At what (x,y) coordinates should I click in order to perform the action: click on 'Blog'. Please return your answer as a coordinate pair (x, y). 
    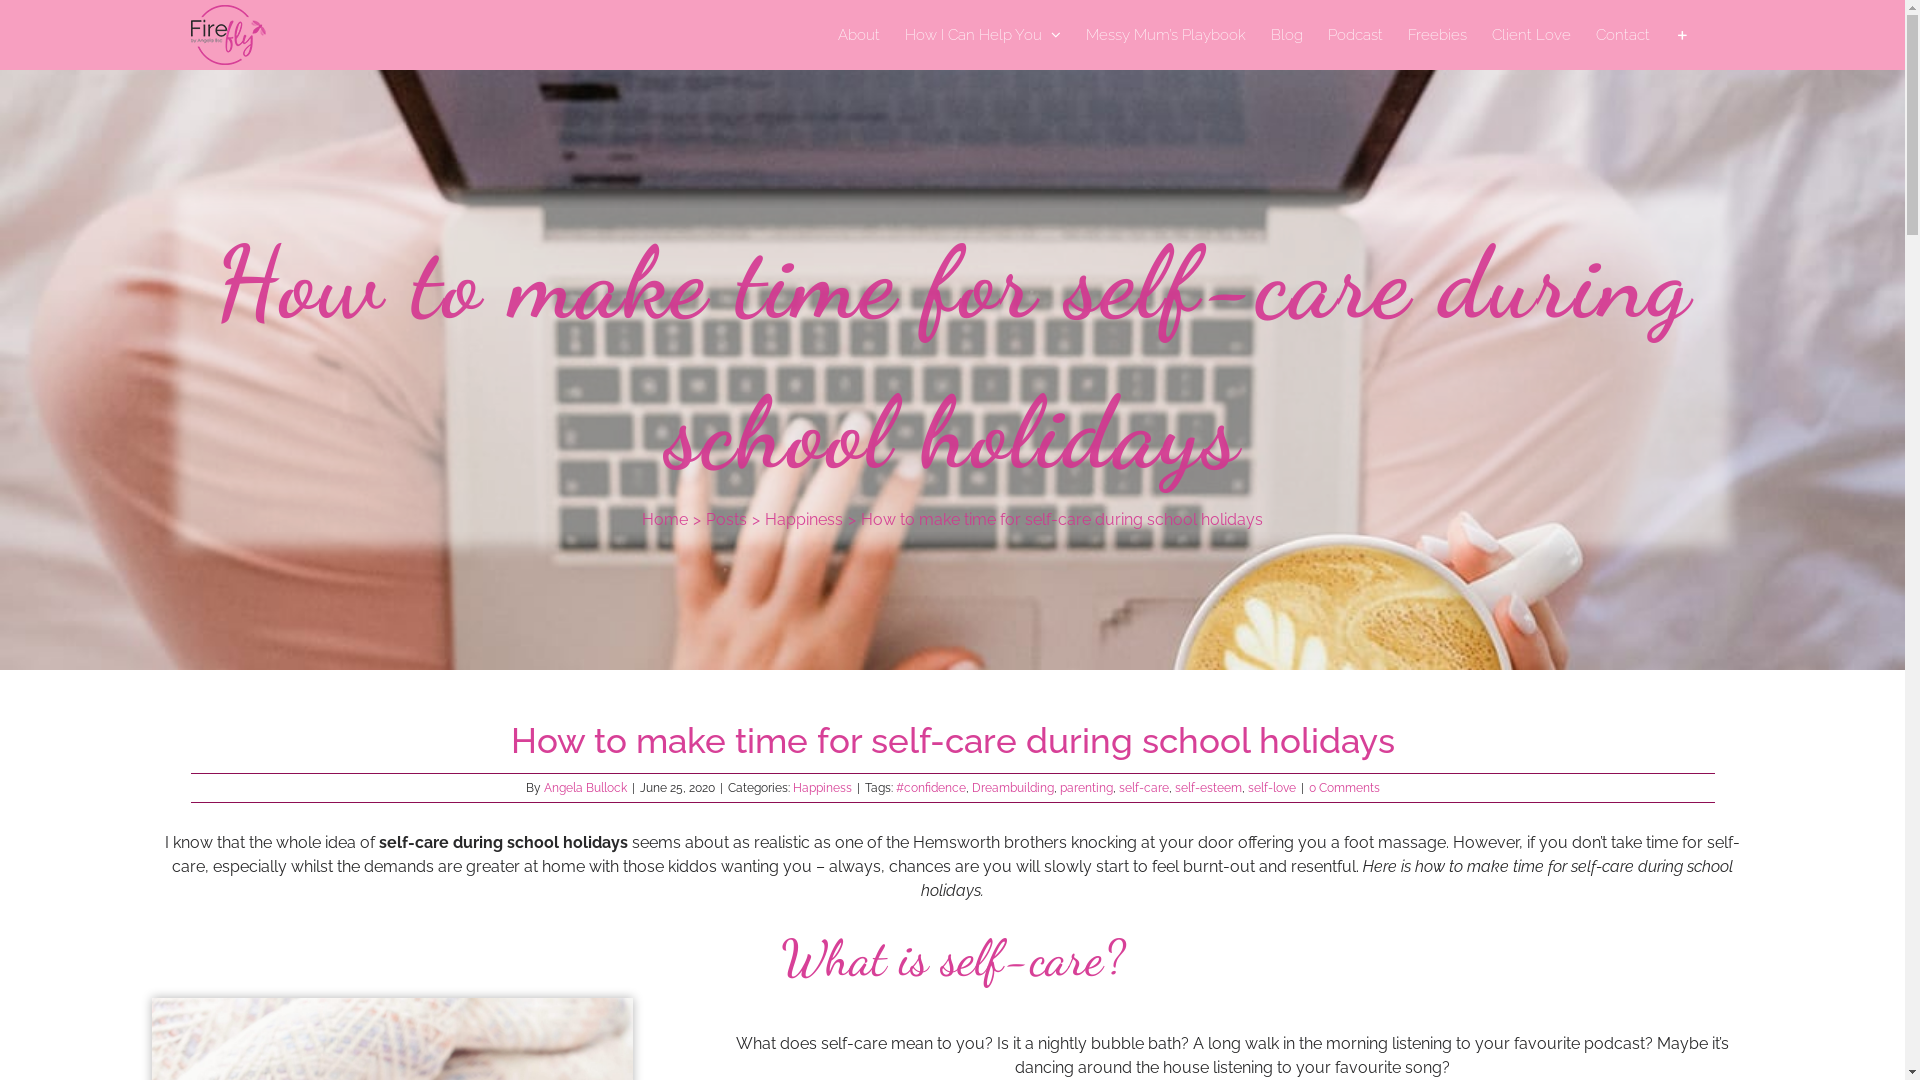
    Looking at the image, I should click on (1286, 34).